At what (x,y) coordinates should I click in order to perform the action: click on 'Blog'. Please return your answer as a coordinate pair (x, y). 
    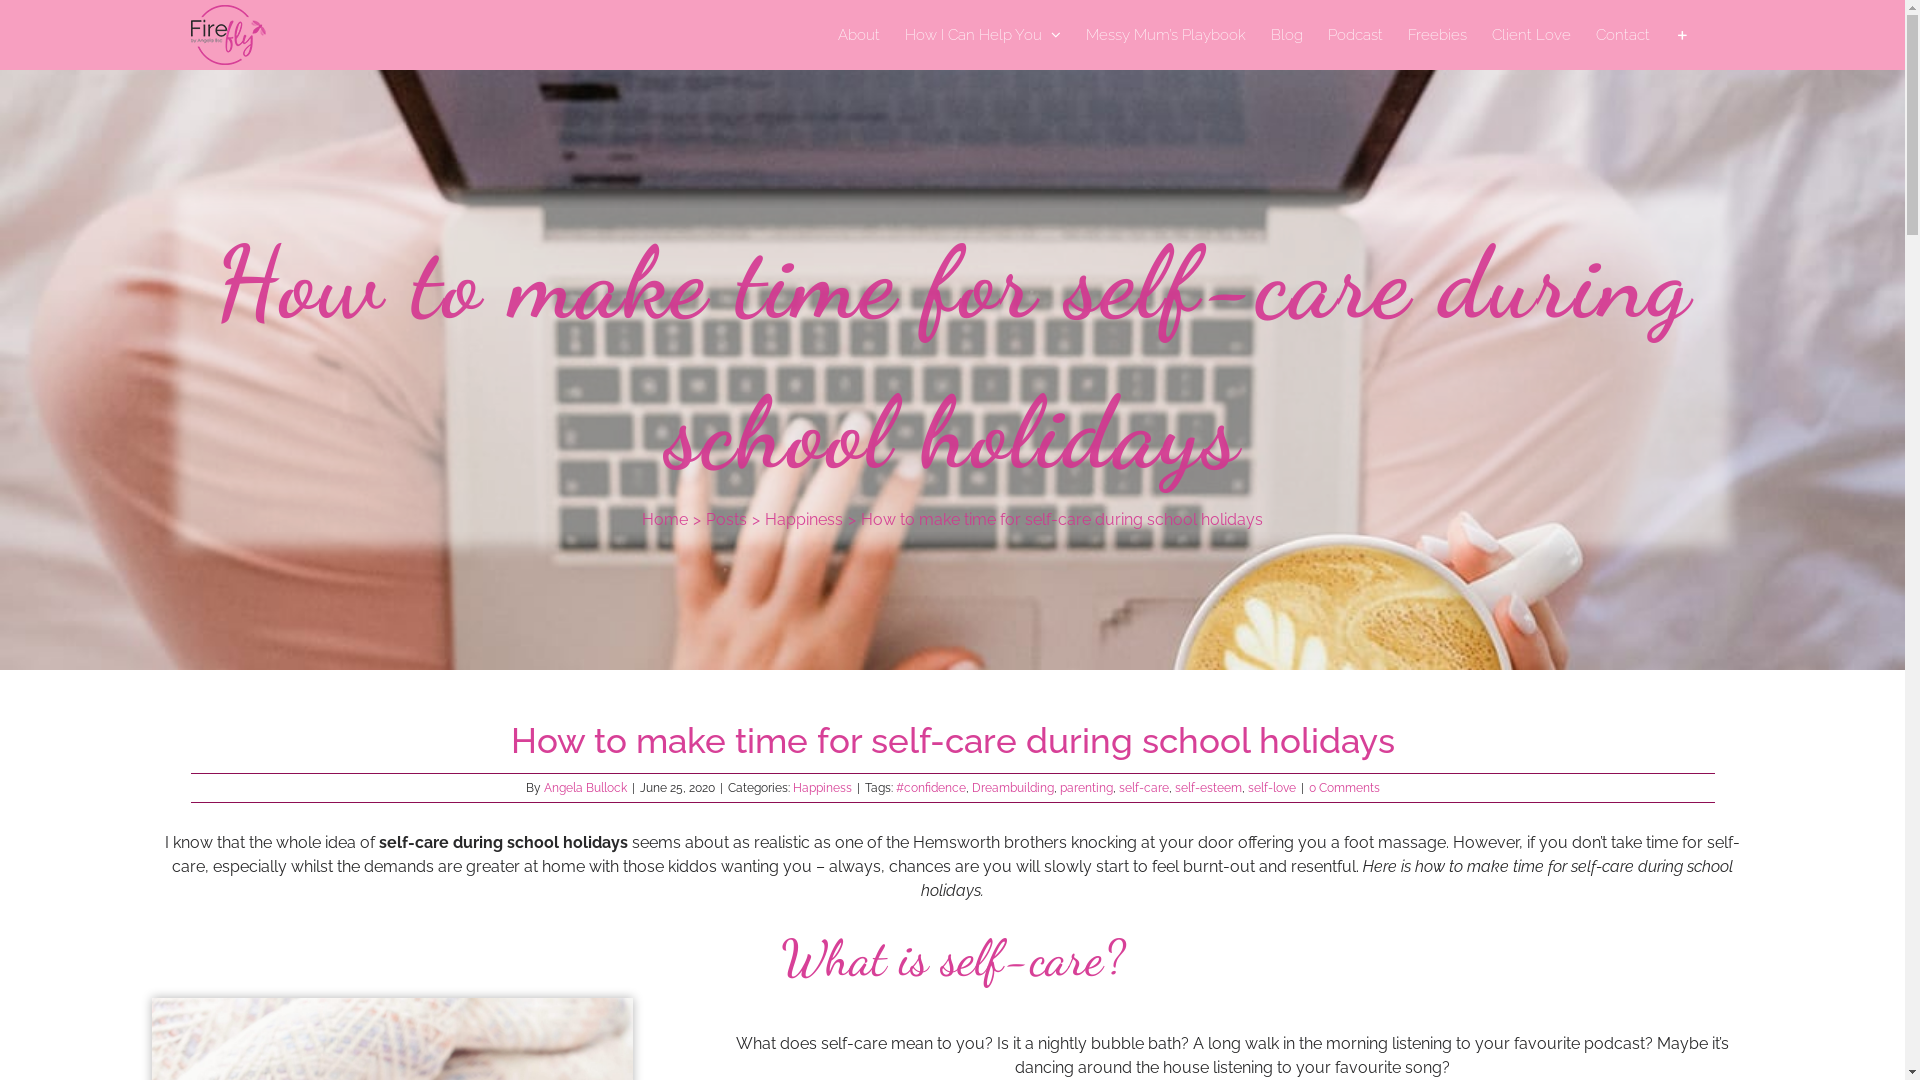
    Looking at the image, I should click on (1286, 34).